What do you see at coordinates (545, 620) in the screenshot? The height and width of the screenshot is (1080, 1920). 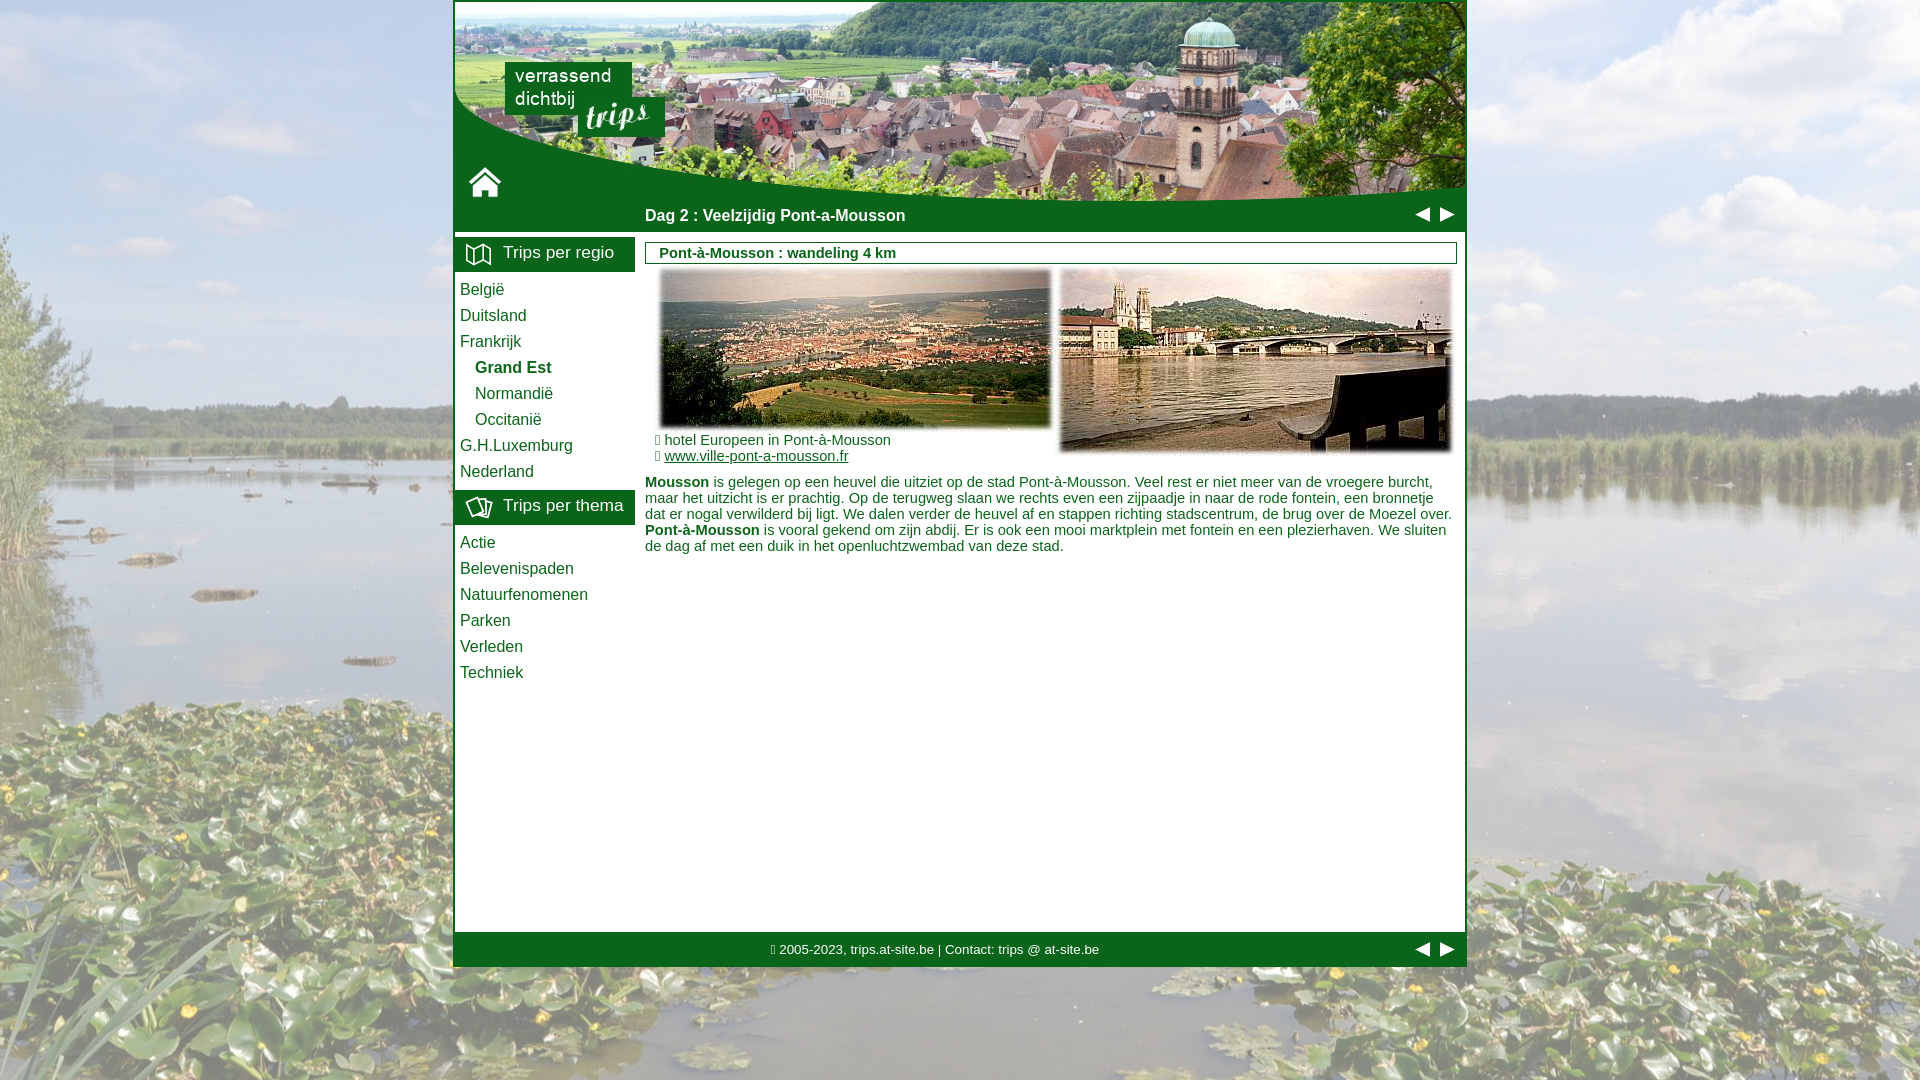 I see `'Parken'` at bounding box center [545, 620].